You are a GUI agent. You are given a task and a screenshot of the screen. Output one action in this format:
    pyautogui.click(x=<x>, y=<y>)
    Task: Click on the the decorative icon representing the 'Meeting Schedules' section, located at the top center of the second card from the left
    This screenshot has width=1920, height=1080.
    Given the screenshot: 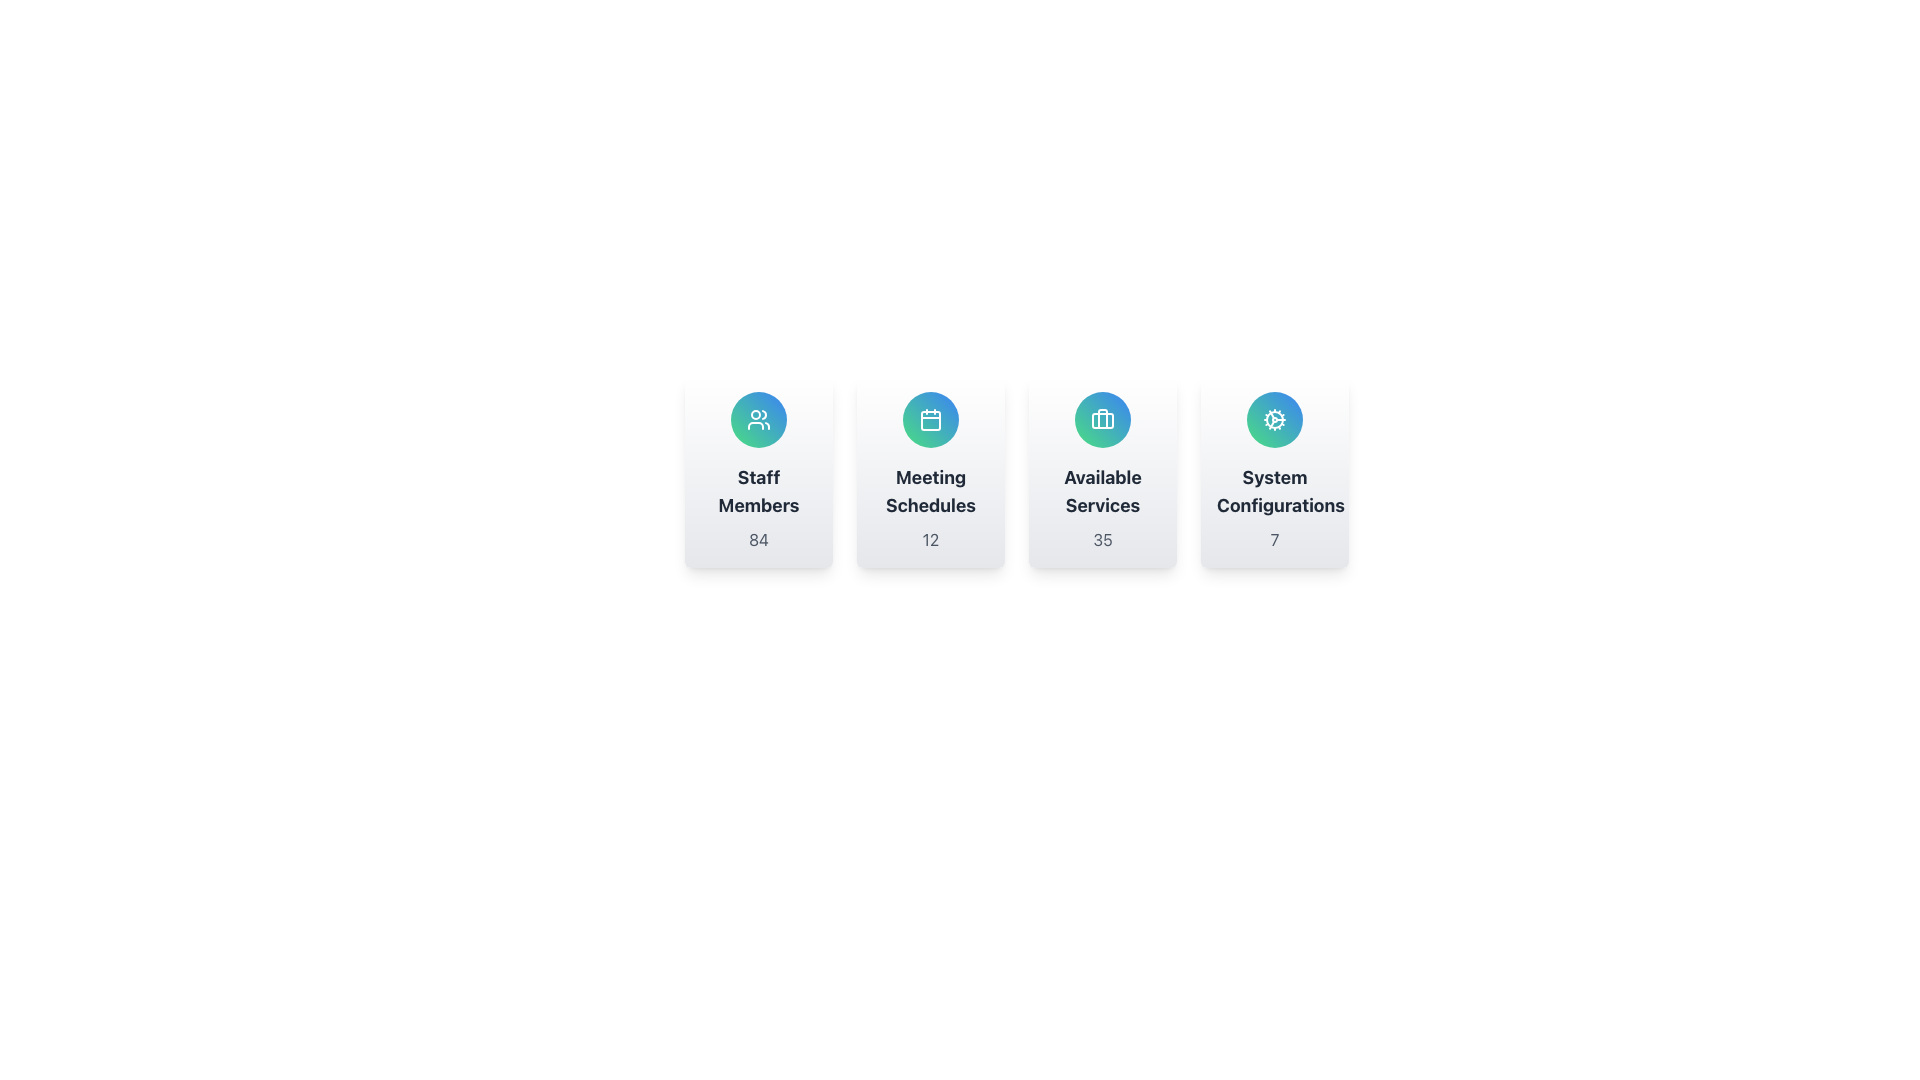 What is the action you would take?
    pyautogui.click(x=930, y=419)
    